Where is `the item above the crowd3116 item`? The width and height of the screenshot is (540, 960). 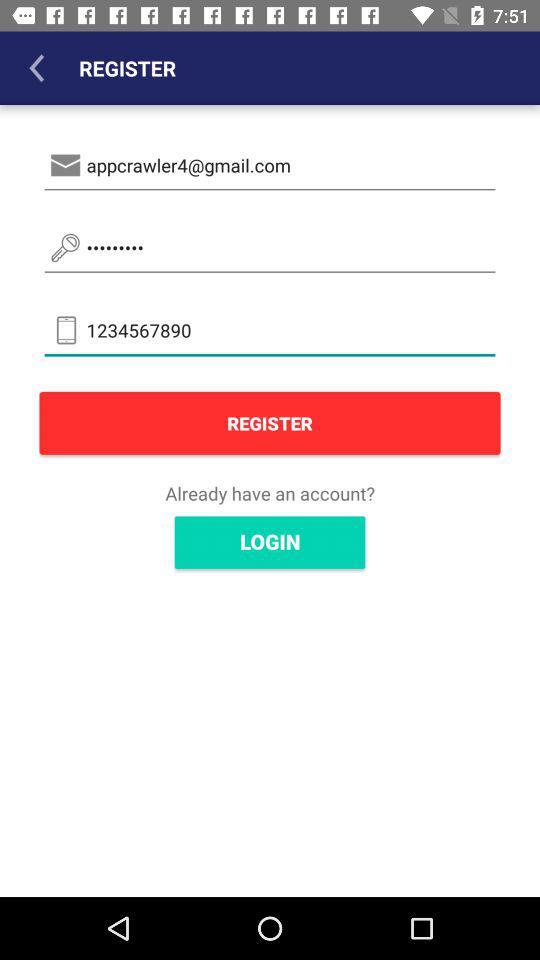
the item above the crowd3116 item is located at coordinates (270, 164).